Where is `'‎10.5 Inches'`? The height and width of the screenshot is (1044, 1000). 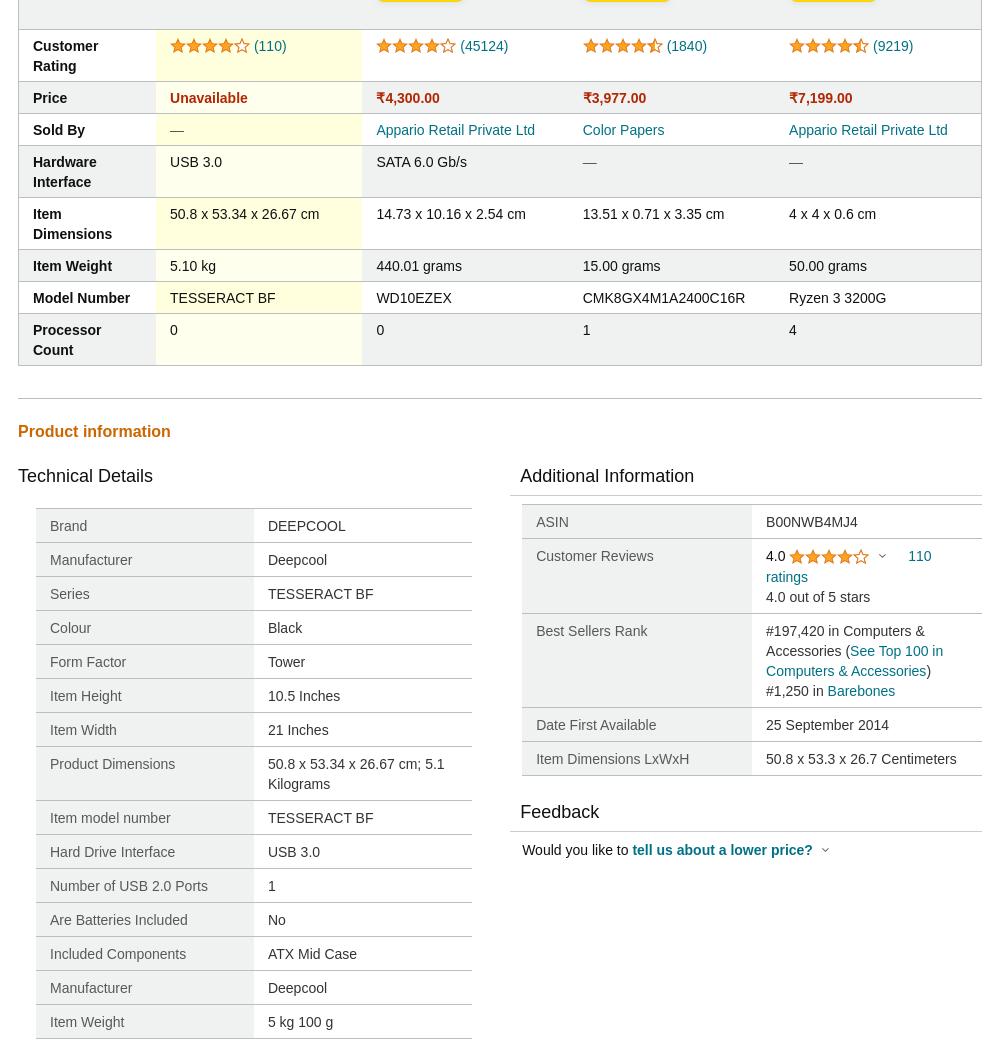
'‎10.5 Inches' is located at coordinates (303, 695).